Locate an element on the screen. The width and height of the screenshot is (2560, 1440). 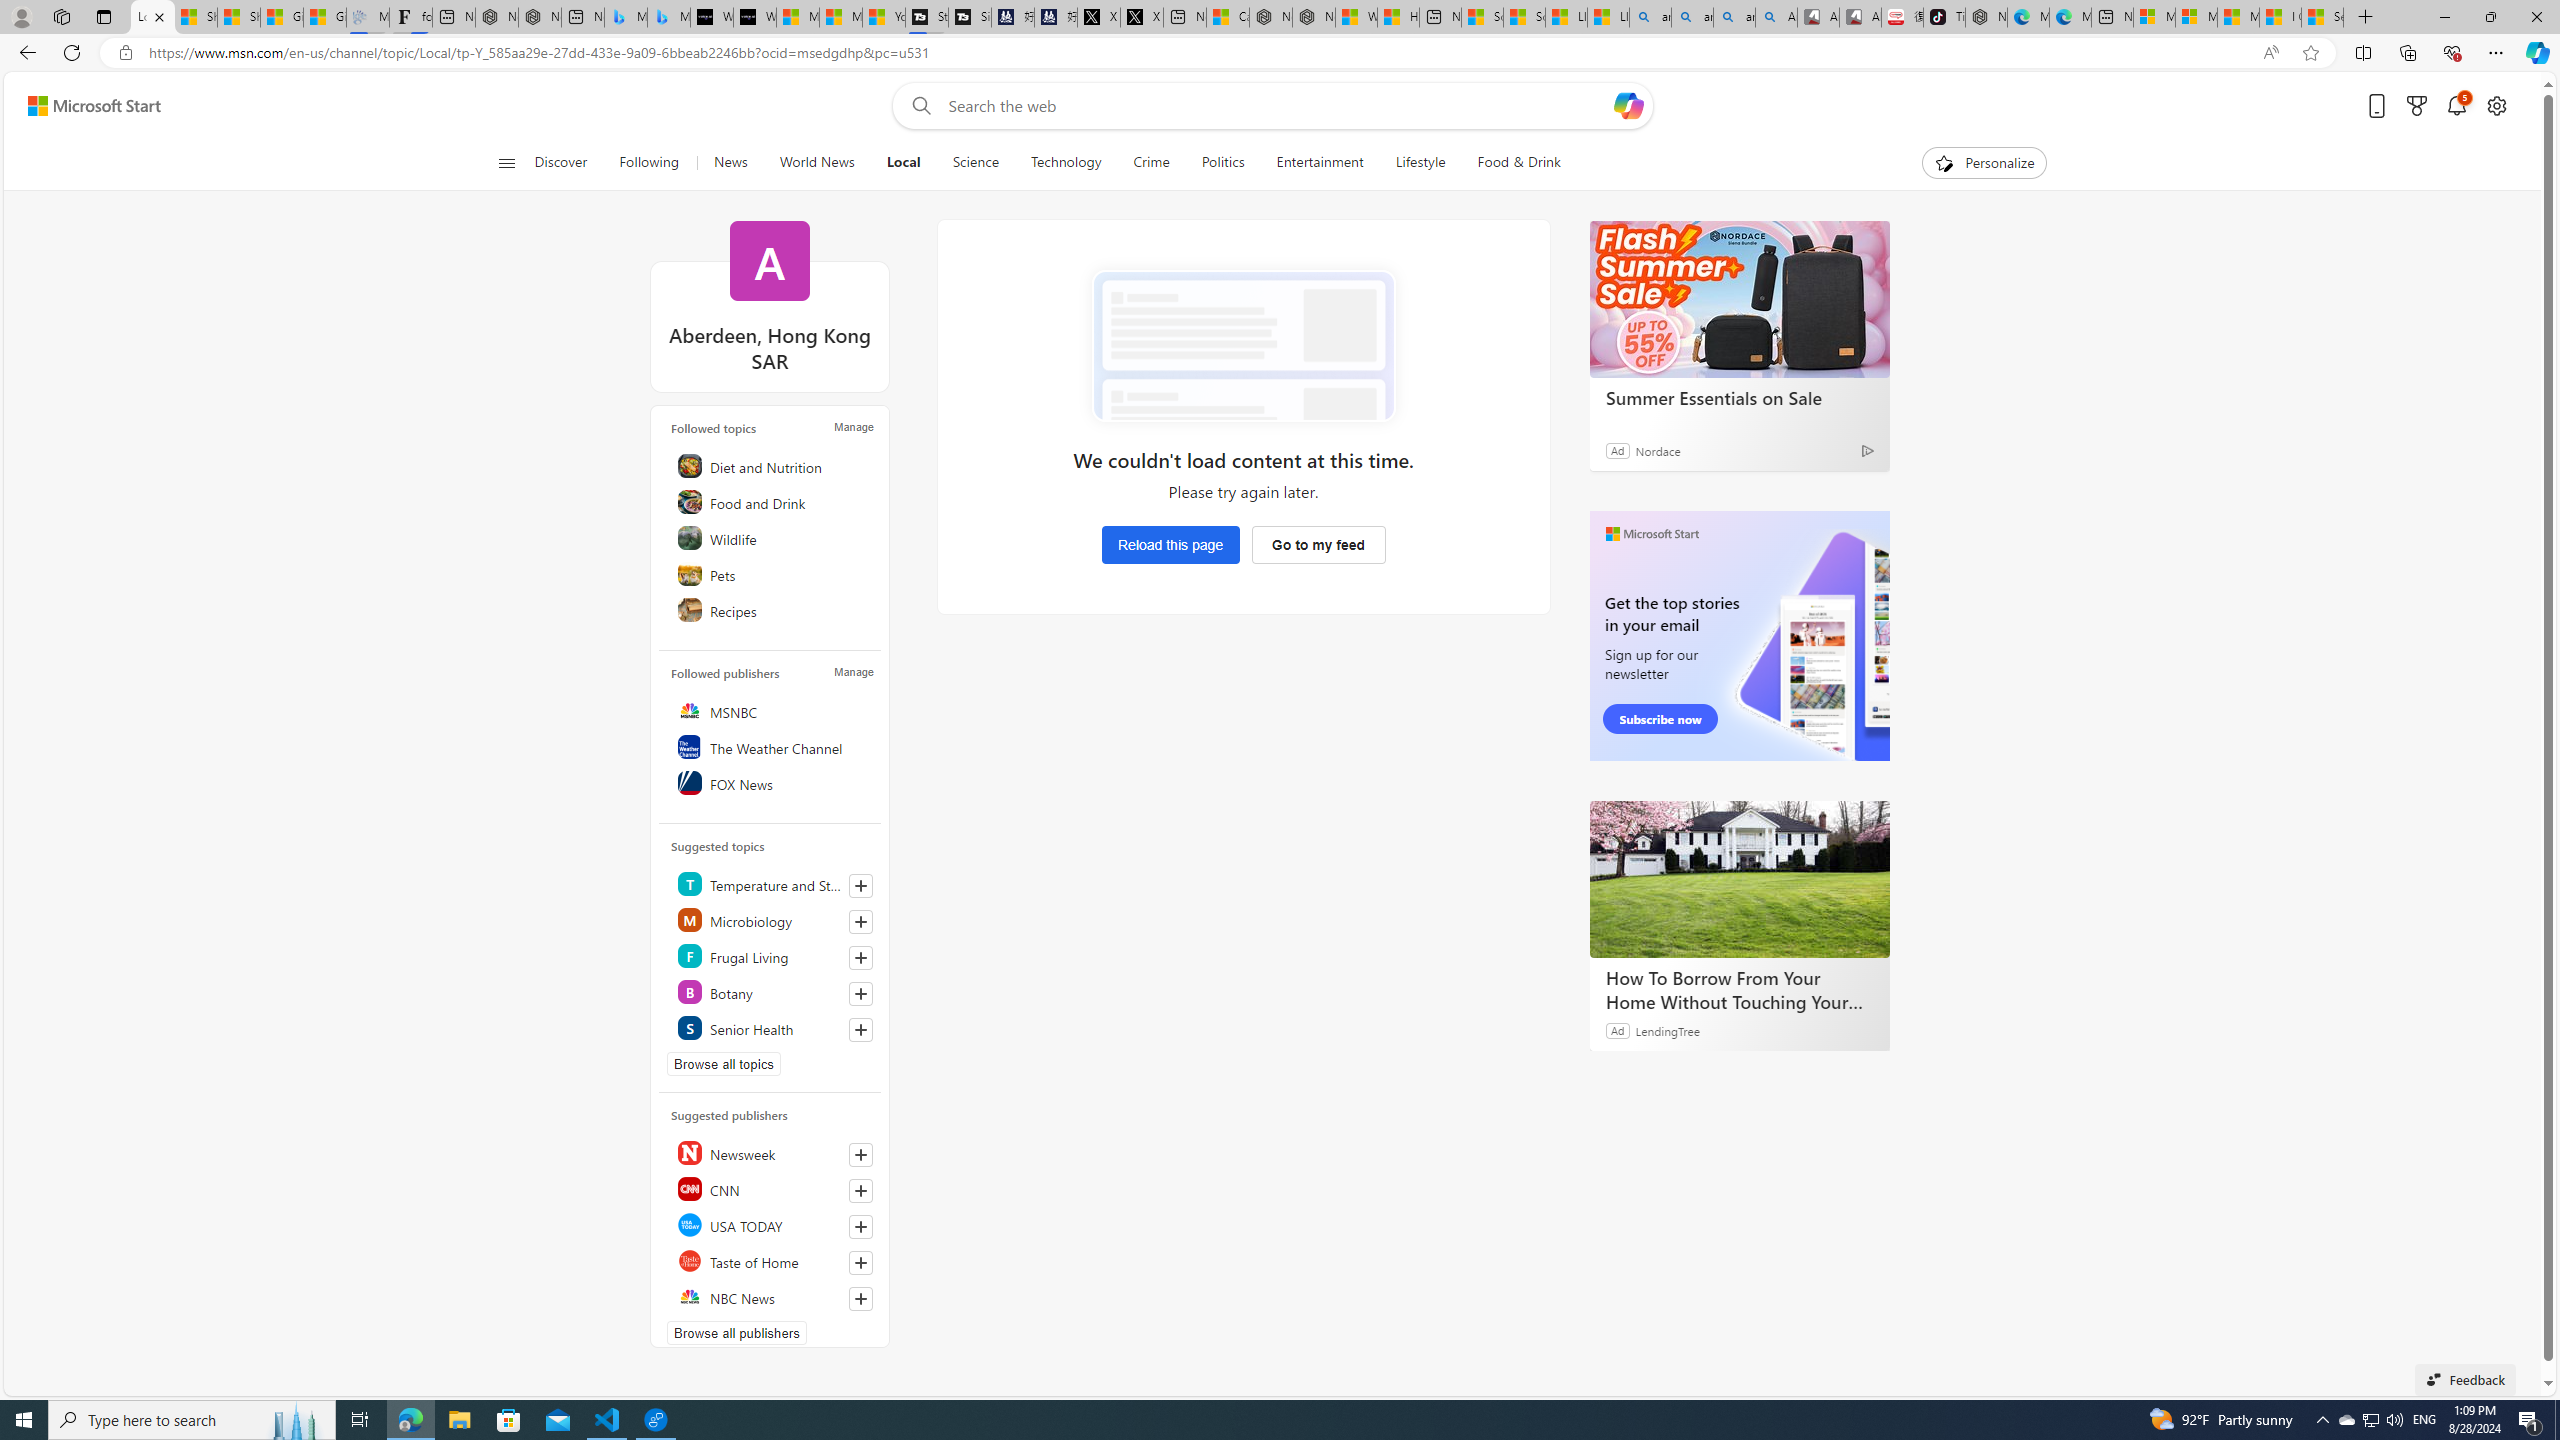
'I Gained 20 Pounds of Muscle in 30 Days! | Watch' is located at coordinates (2278, 16).